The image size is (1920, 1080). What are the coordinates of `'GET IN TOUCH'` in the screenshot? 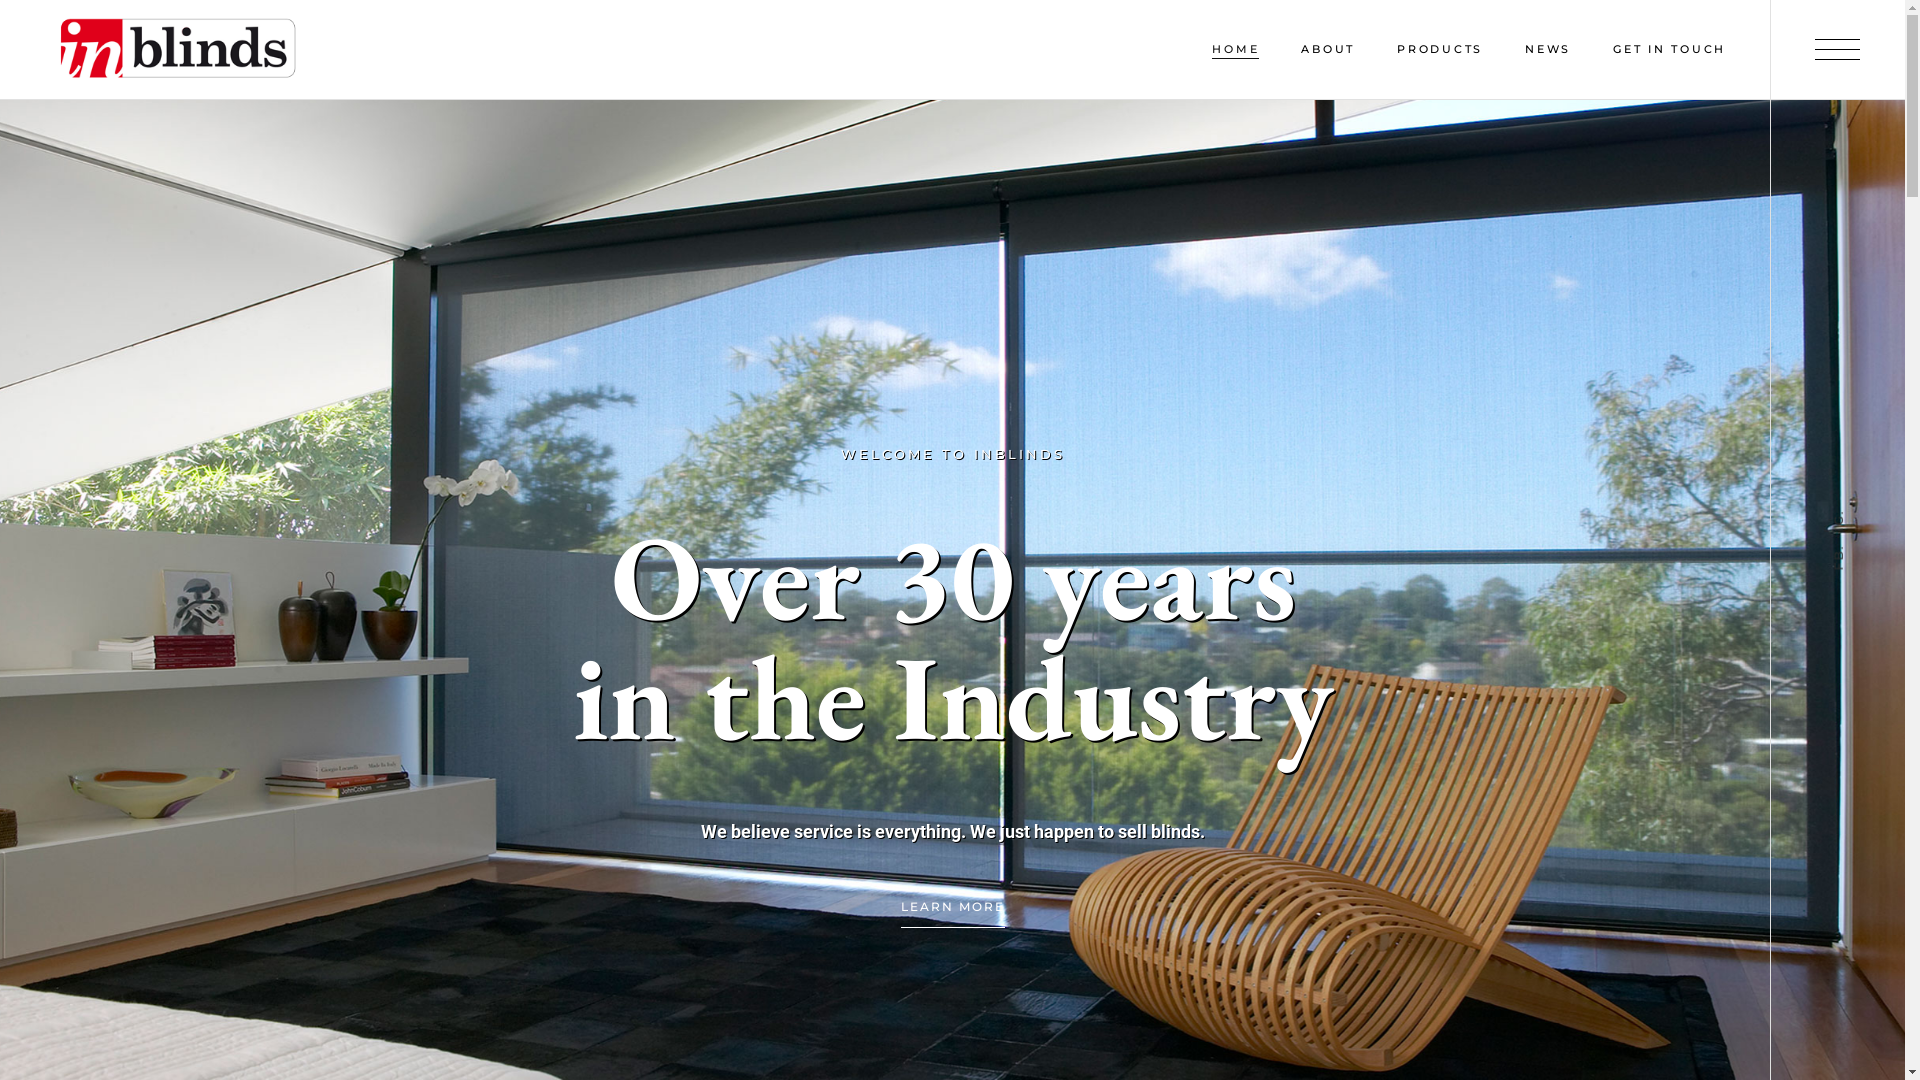 It's located at (1669, 48).